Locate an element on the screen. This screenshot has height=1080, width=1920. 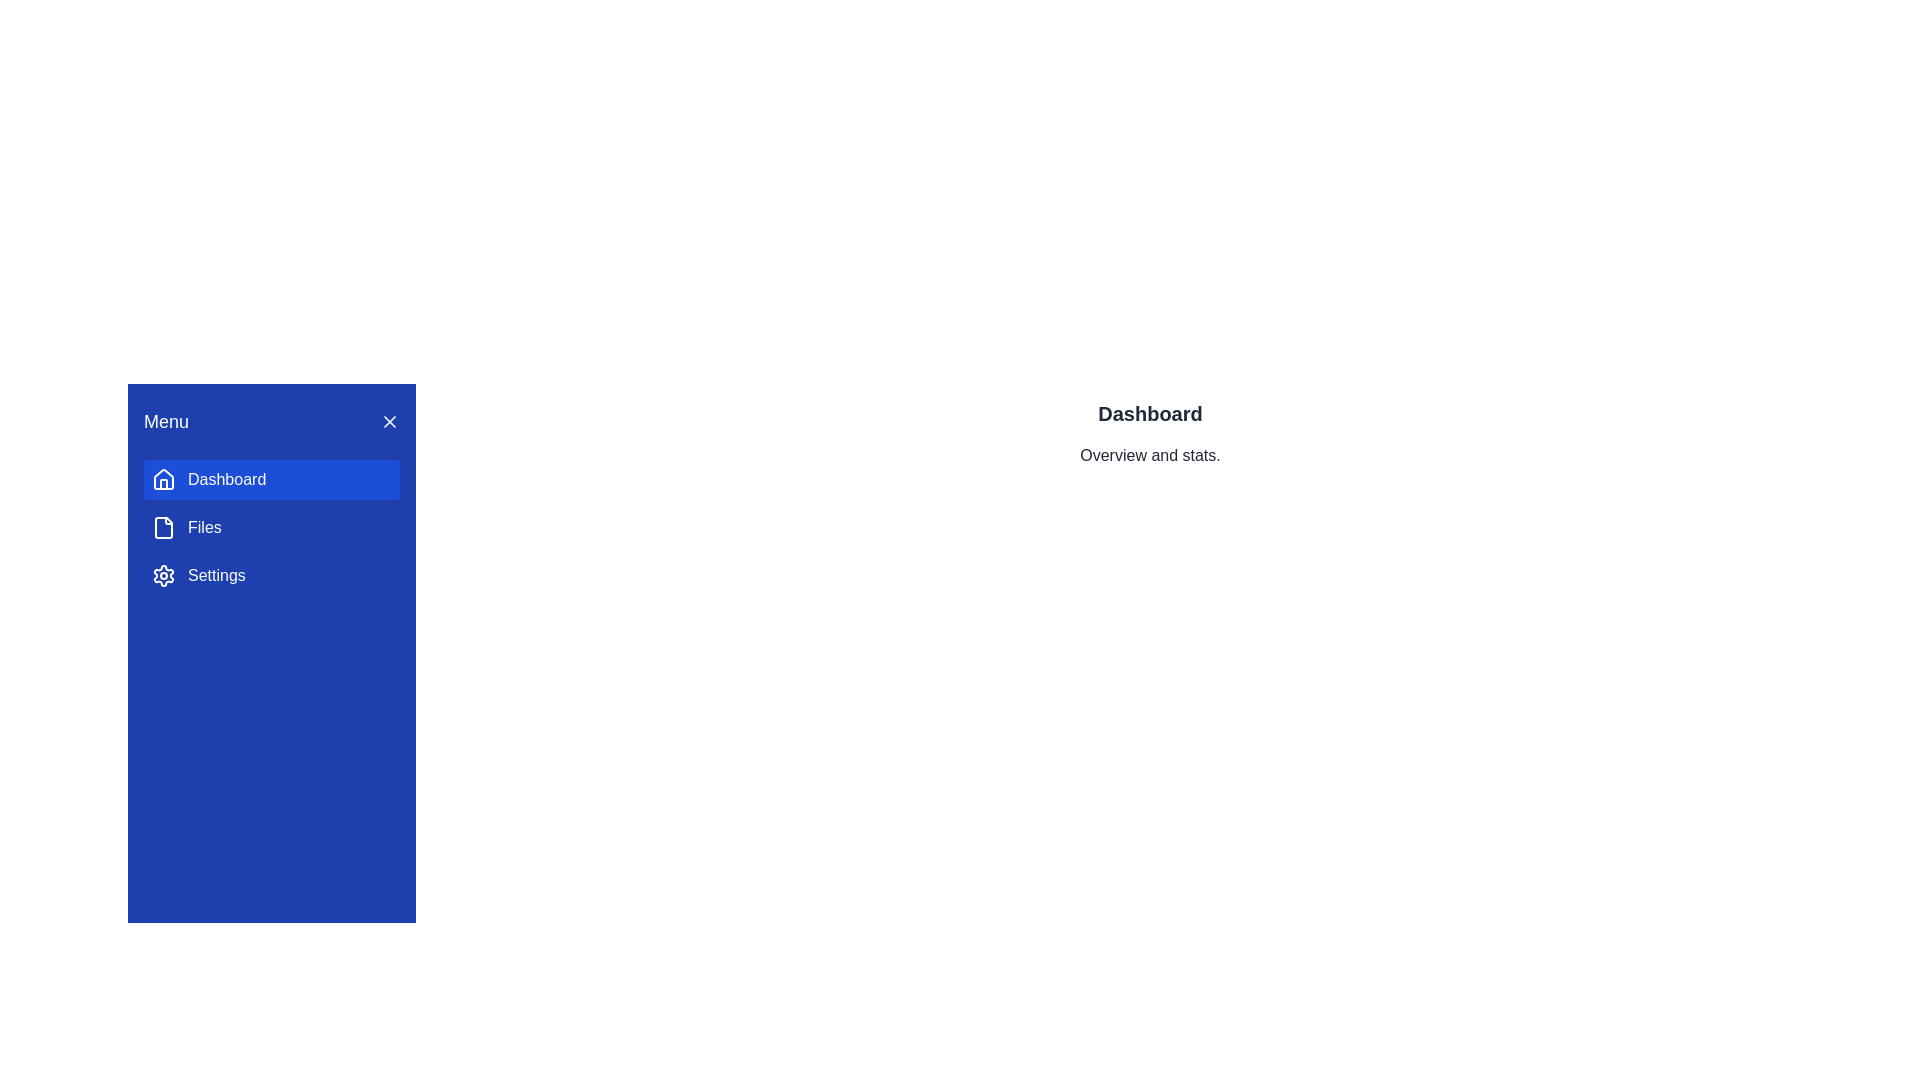
the Files tab by clicking on its label is located at coordinates (271, 527).